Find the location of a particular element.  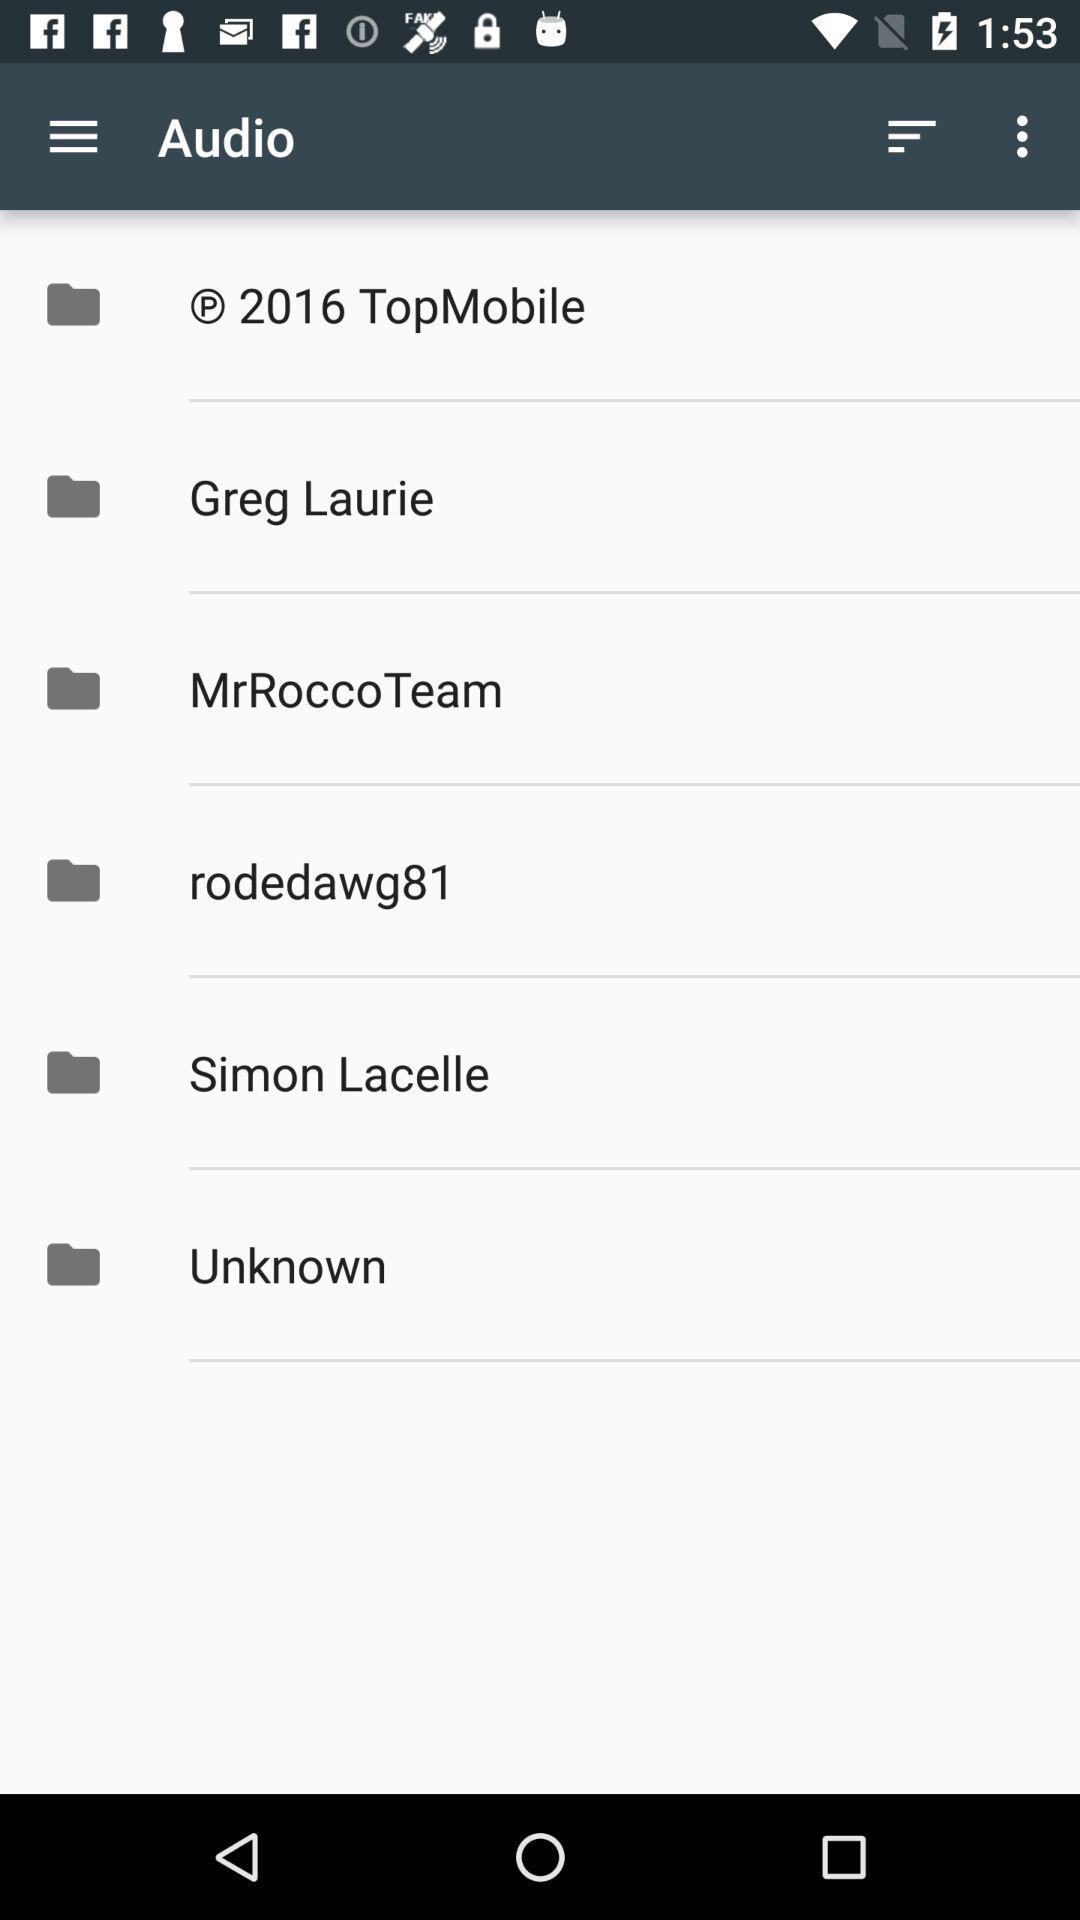

app to the right of audio icon is located at coordinates (911, 135).